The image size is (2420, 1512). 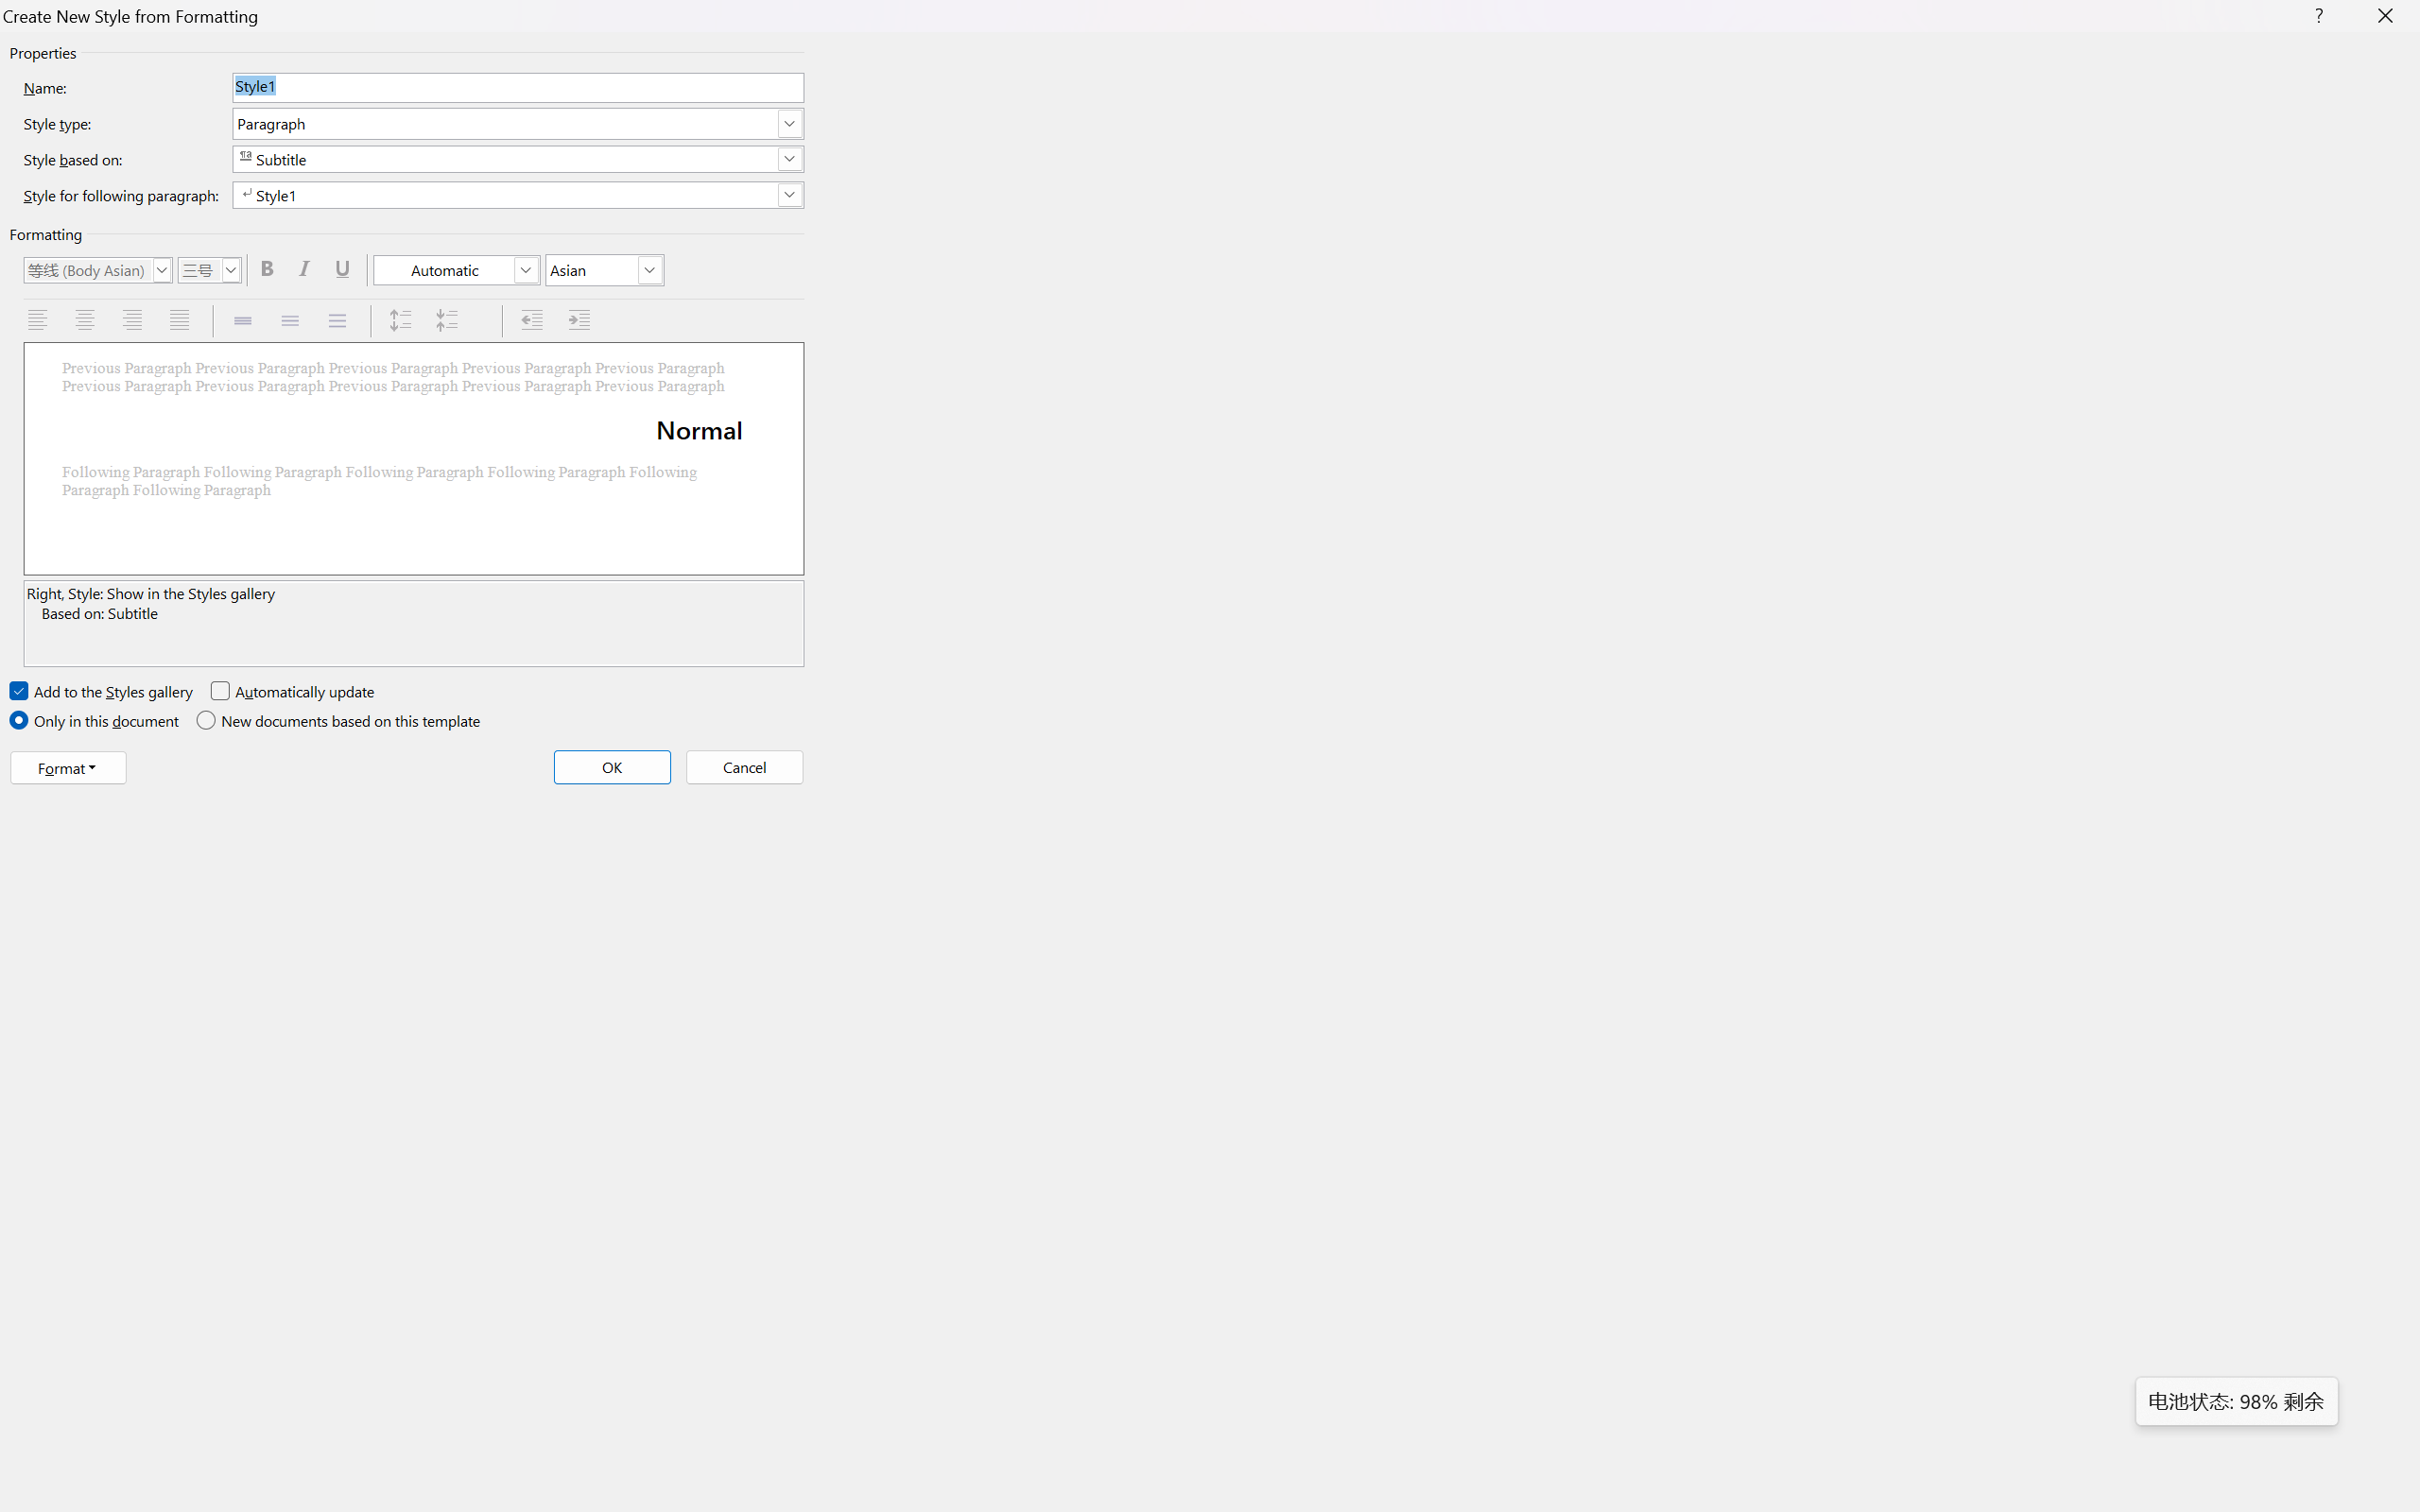 I want to click on 'Decrease Paragraph Spacing', so click(x=449, y=320).